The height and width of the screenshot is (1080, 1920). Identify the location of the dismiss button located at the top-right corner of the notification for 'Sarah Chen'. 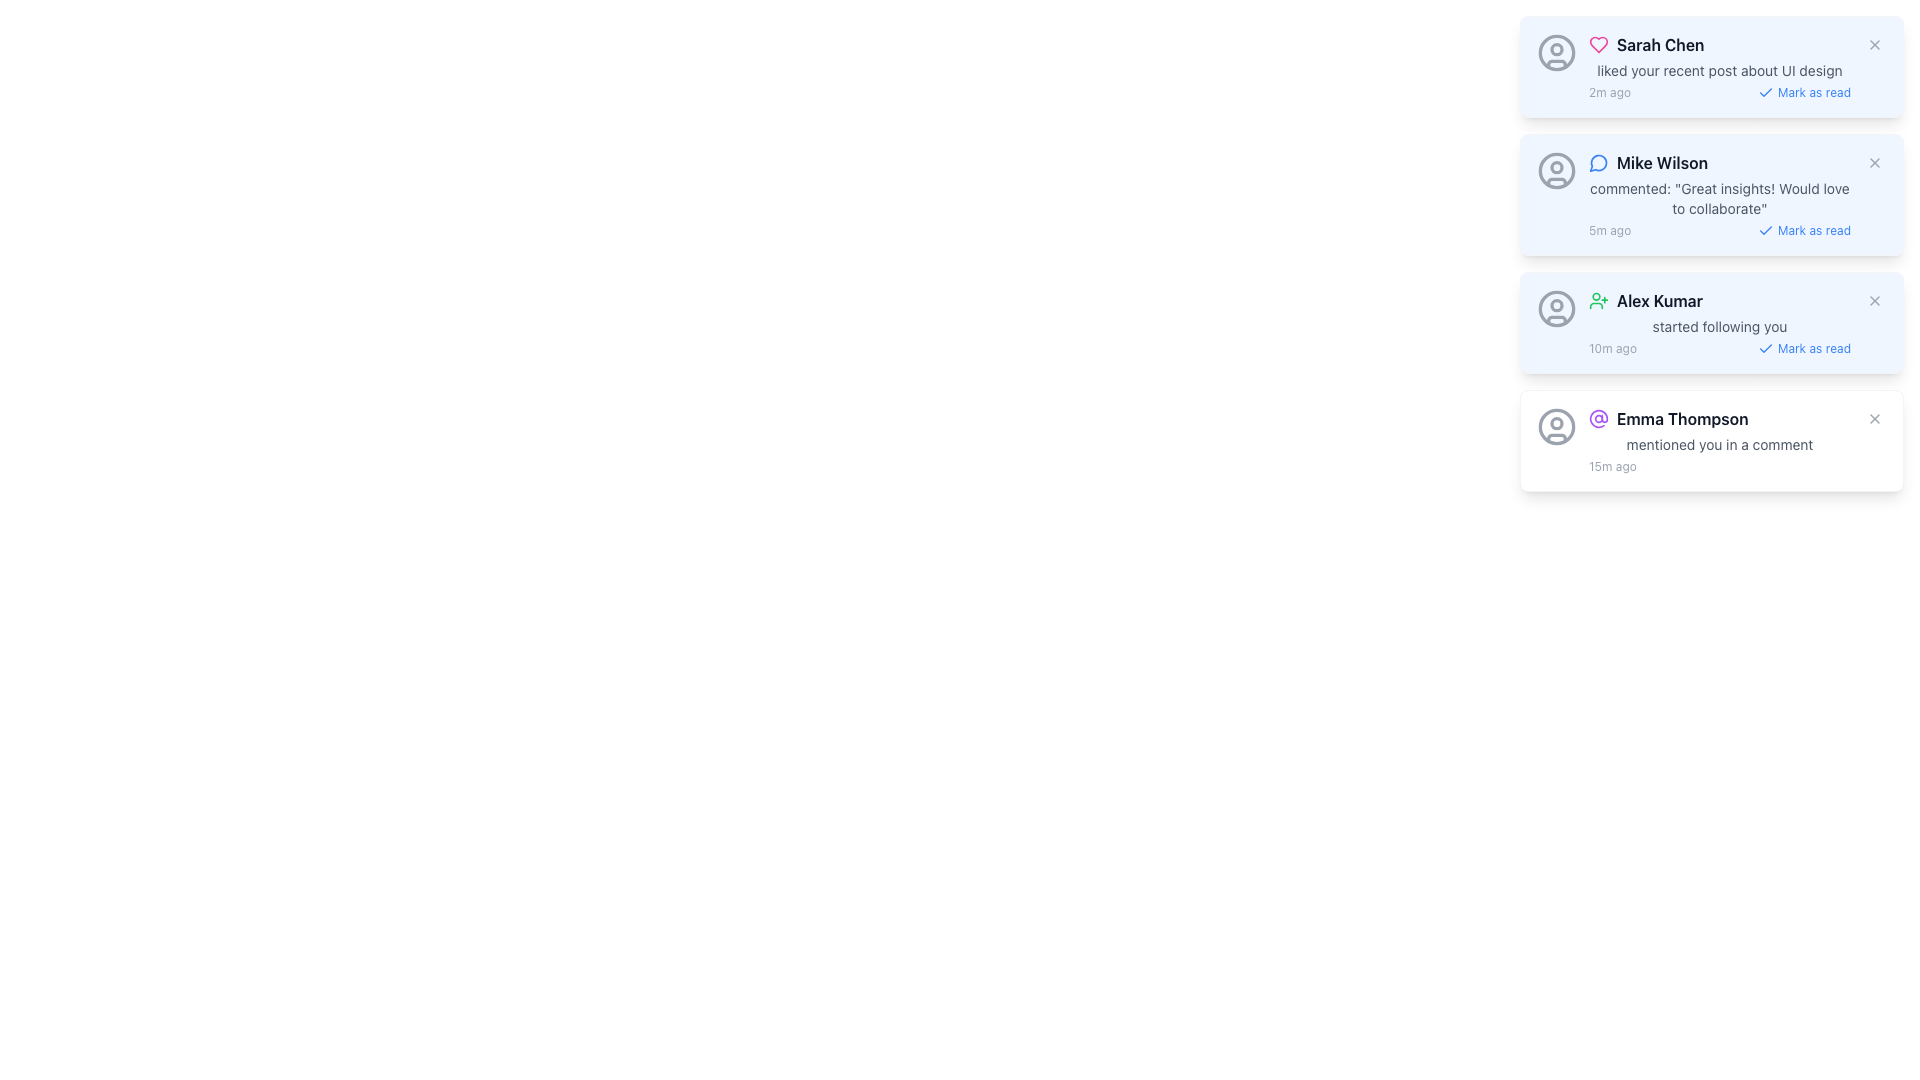
(1874, 45).